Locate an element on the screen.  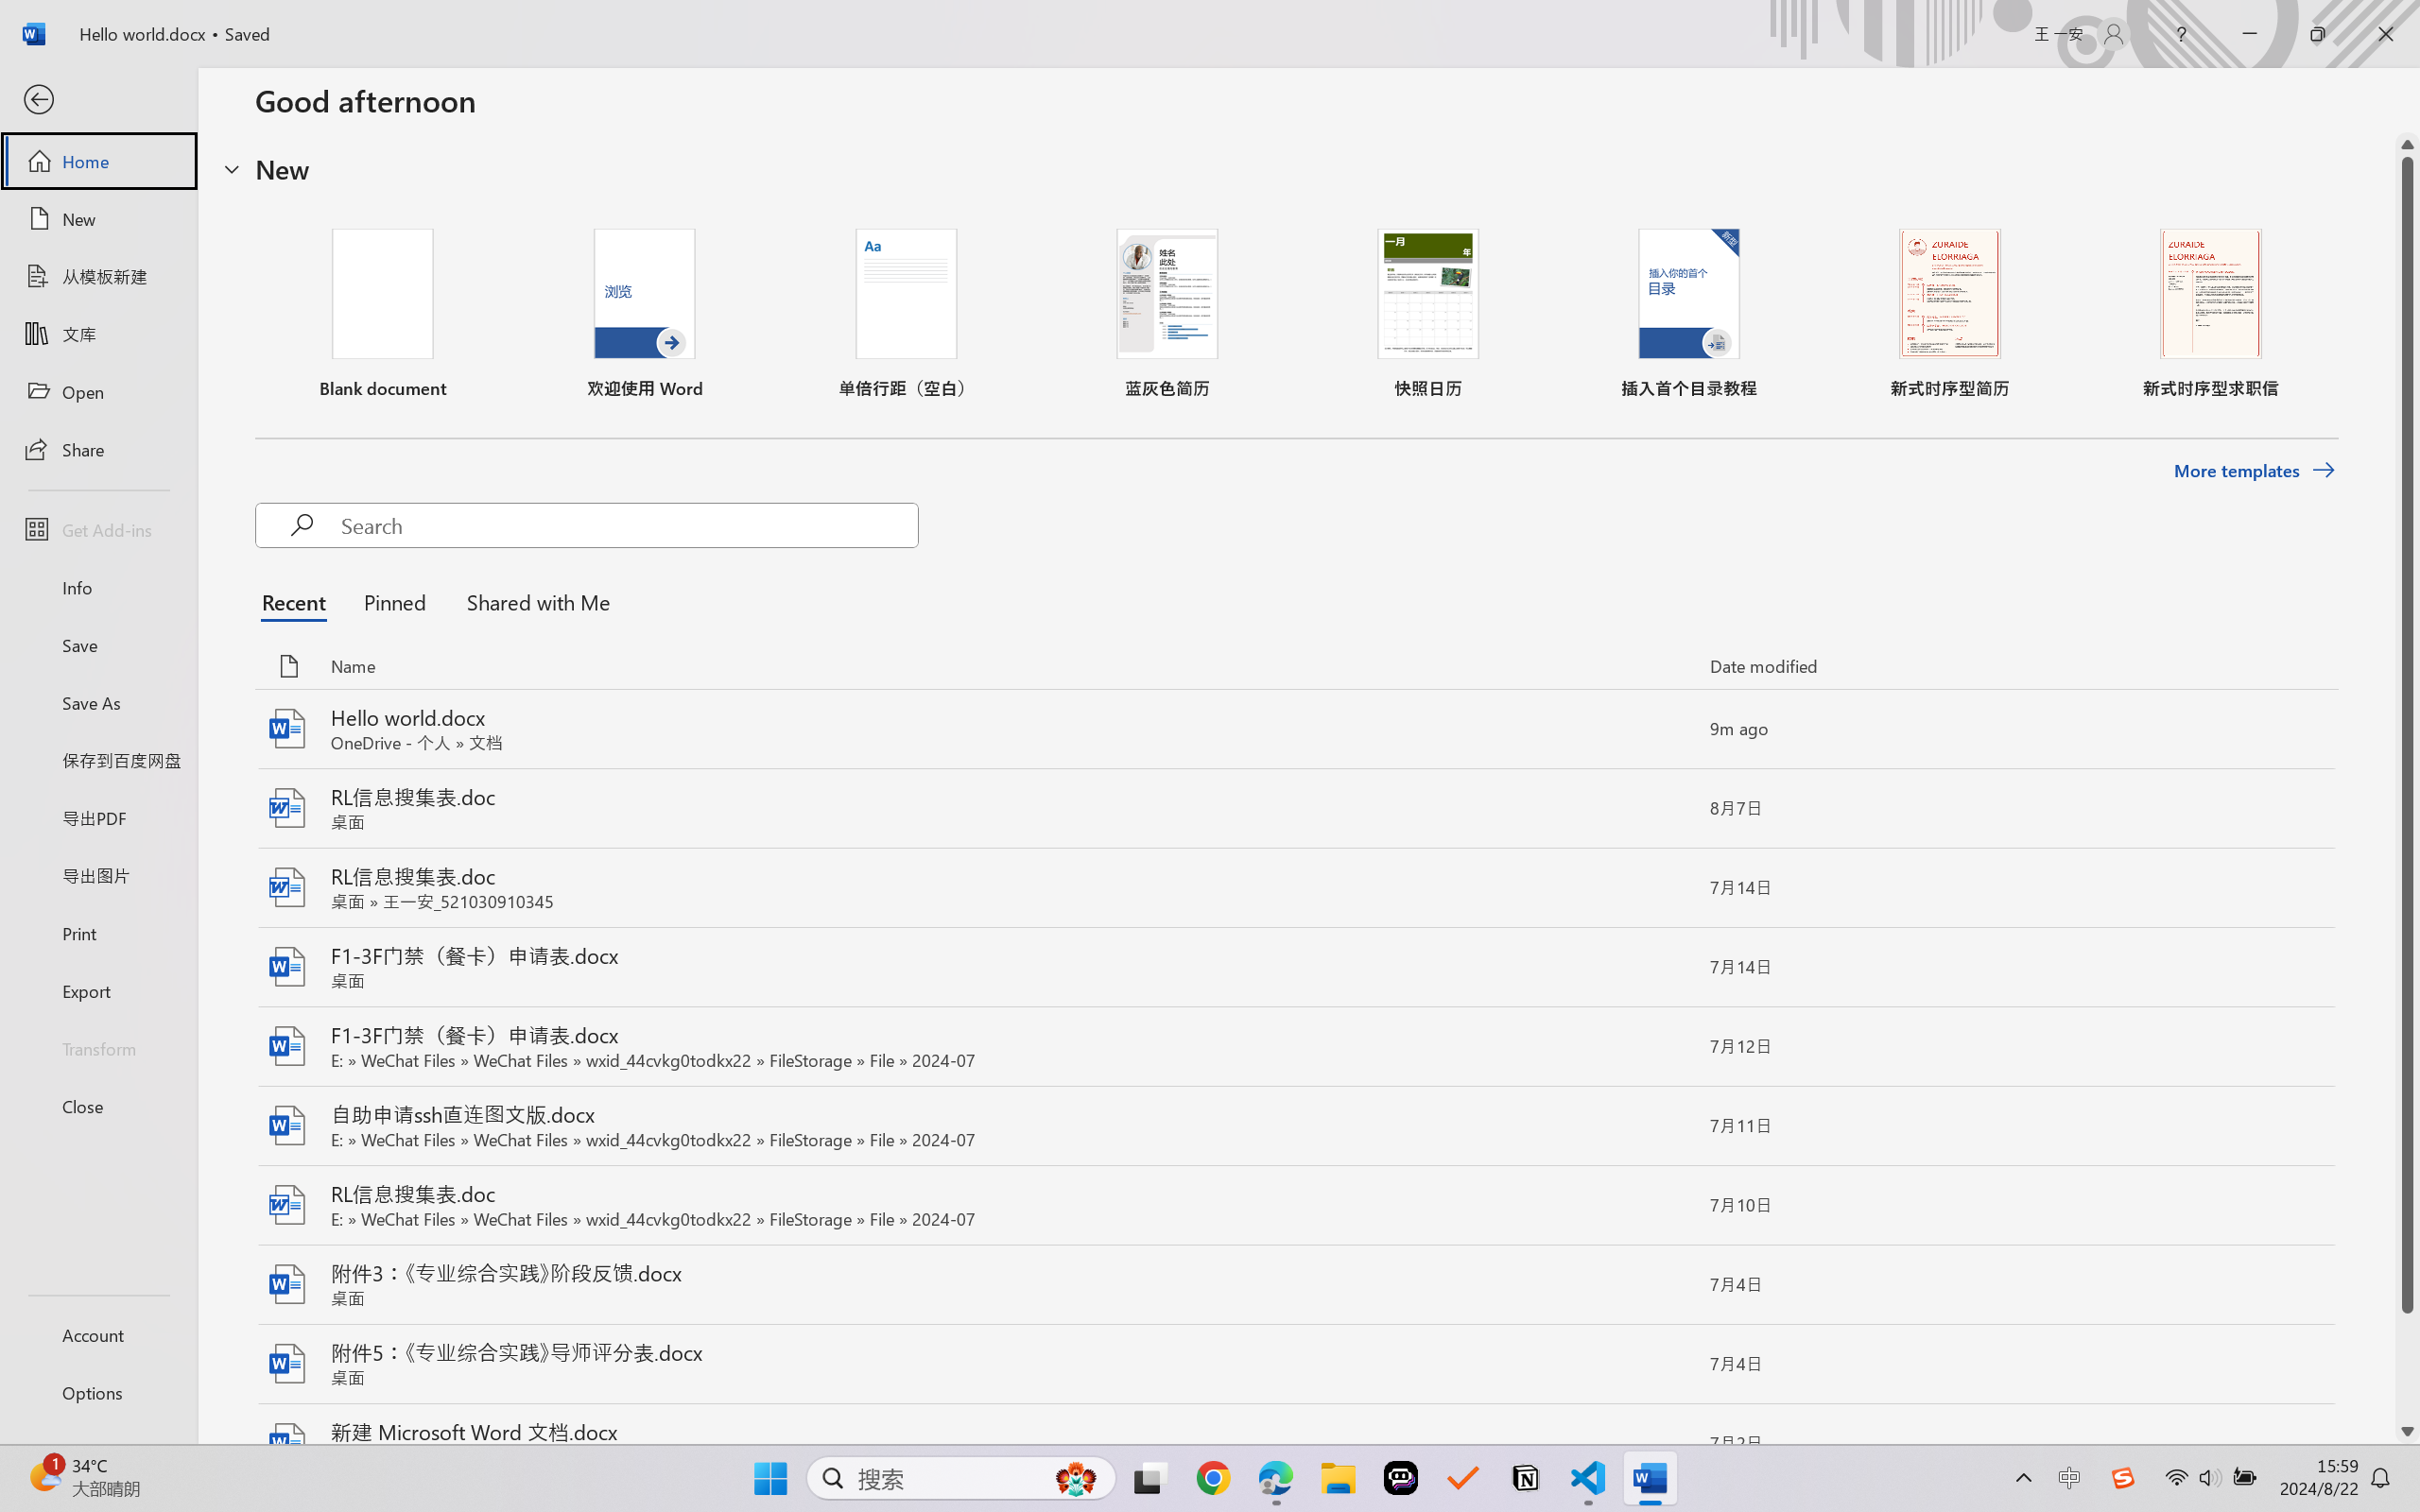
'Transform' is located at coordinates (97, 1046).